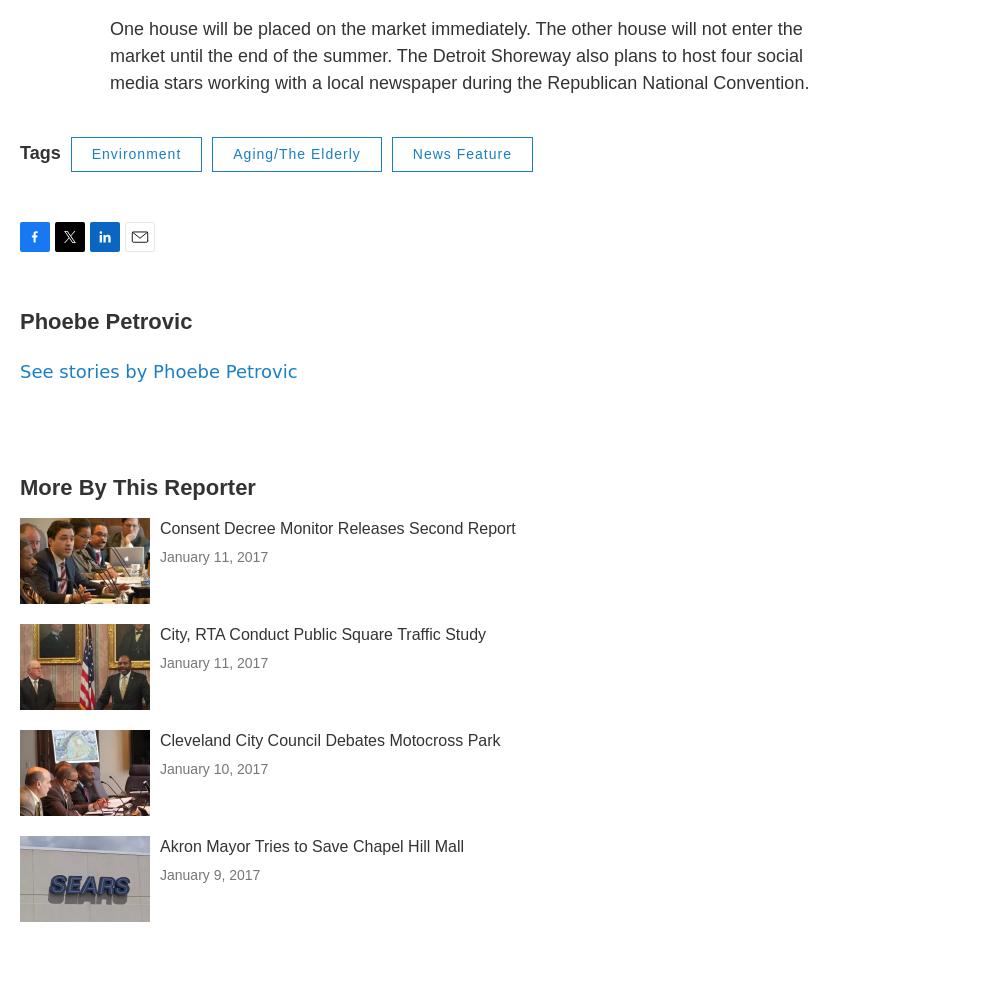 The width and height of the screenshot is (1000, 982). What do you see at coordinates (312, 845) in the screenshot?
I see `'Akron Mayor Tries to Save Chapel Hill Mall'` at bounding box center [312, 845].